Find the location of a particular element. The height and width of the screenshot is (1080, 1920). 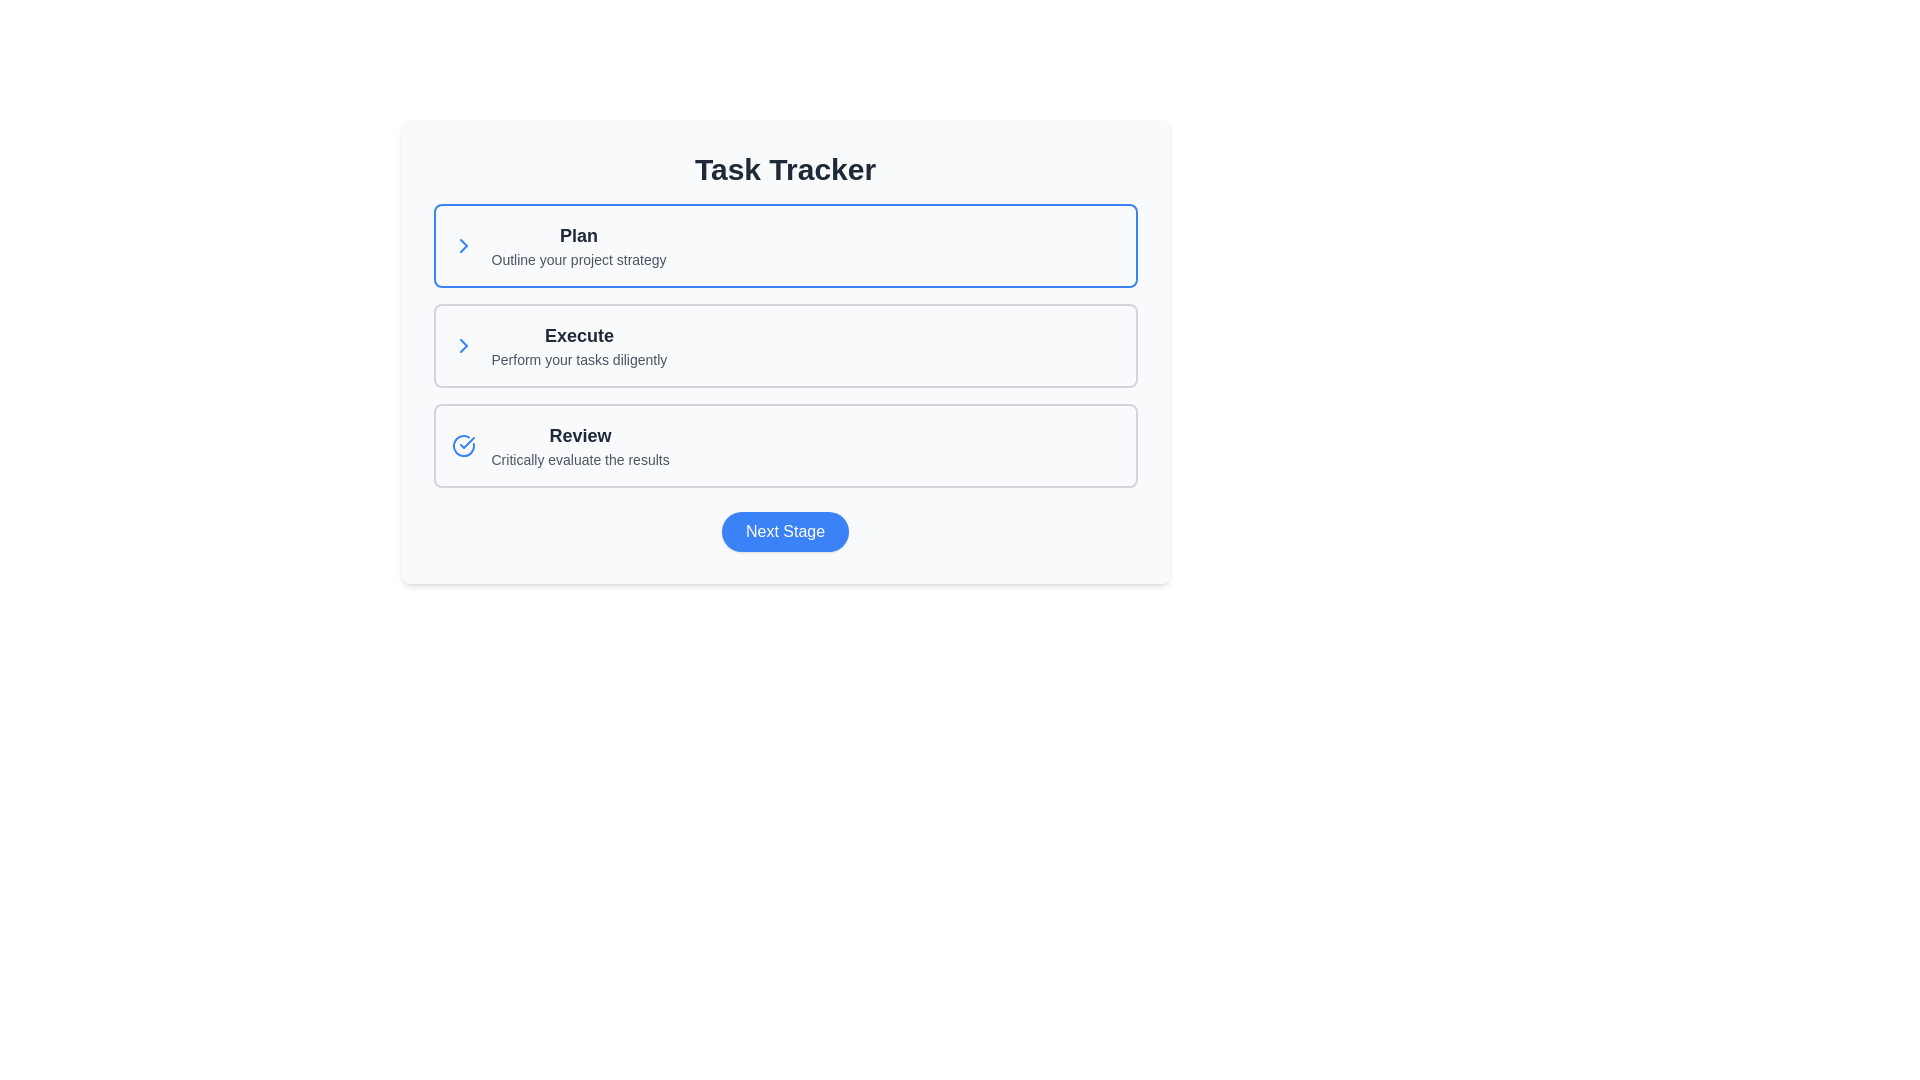

the Text Label located directly beneath the 'Plan' title in the task tracker interface to provide additional context regarding the section is located at coordinates (578, 258).